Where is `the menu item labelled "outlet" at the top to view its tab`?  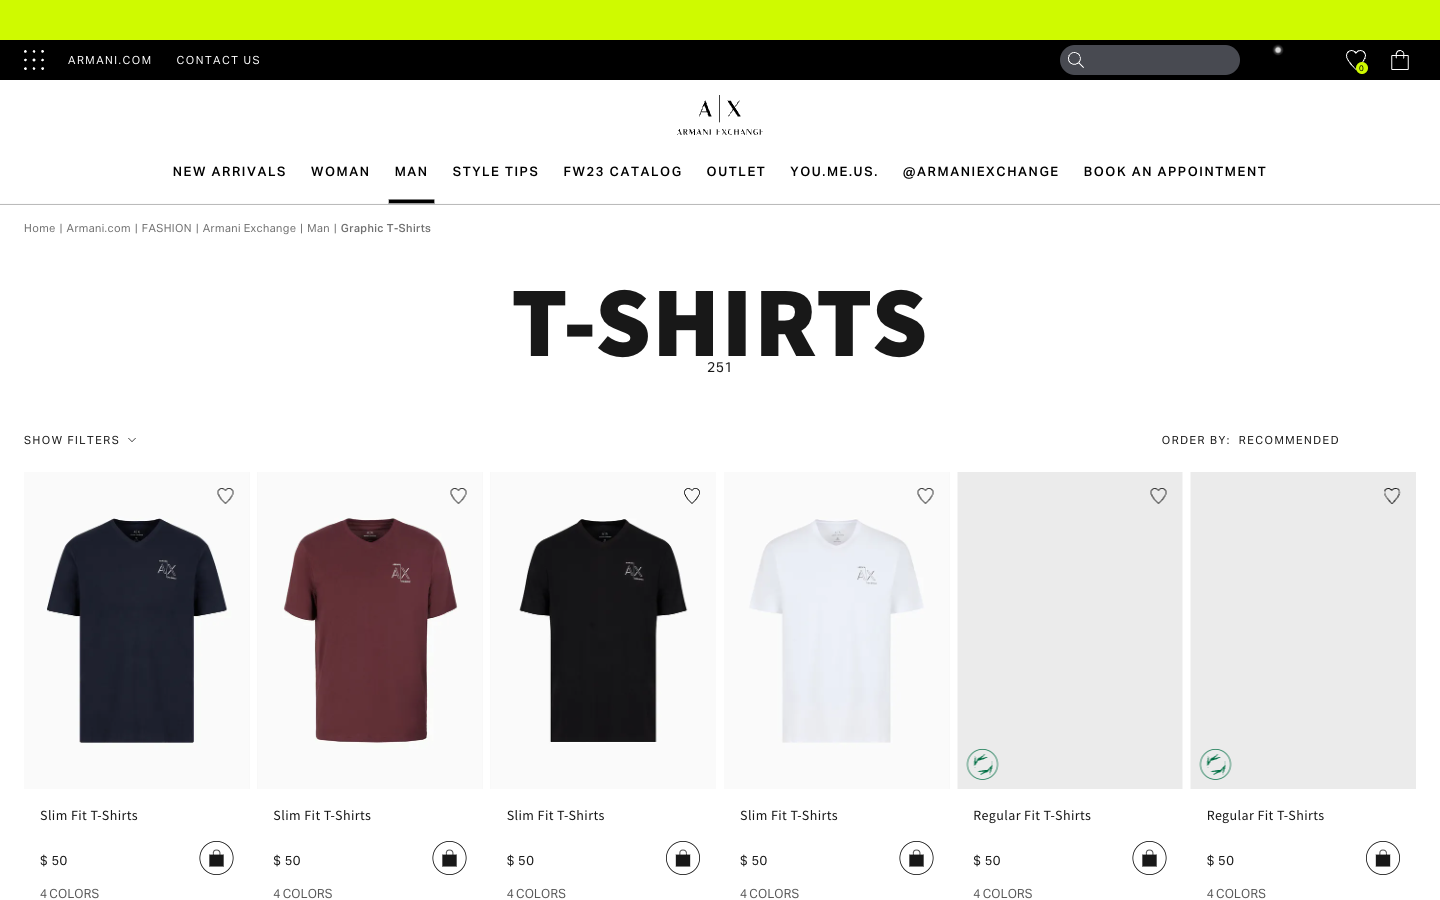
the menu item labelled "outlet" at the top to view its tab is located at coordinates (735, 171).